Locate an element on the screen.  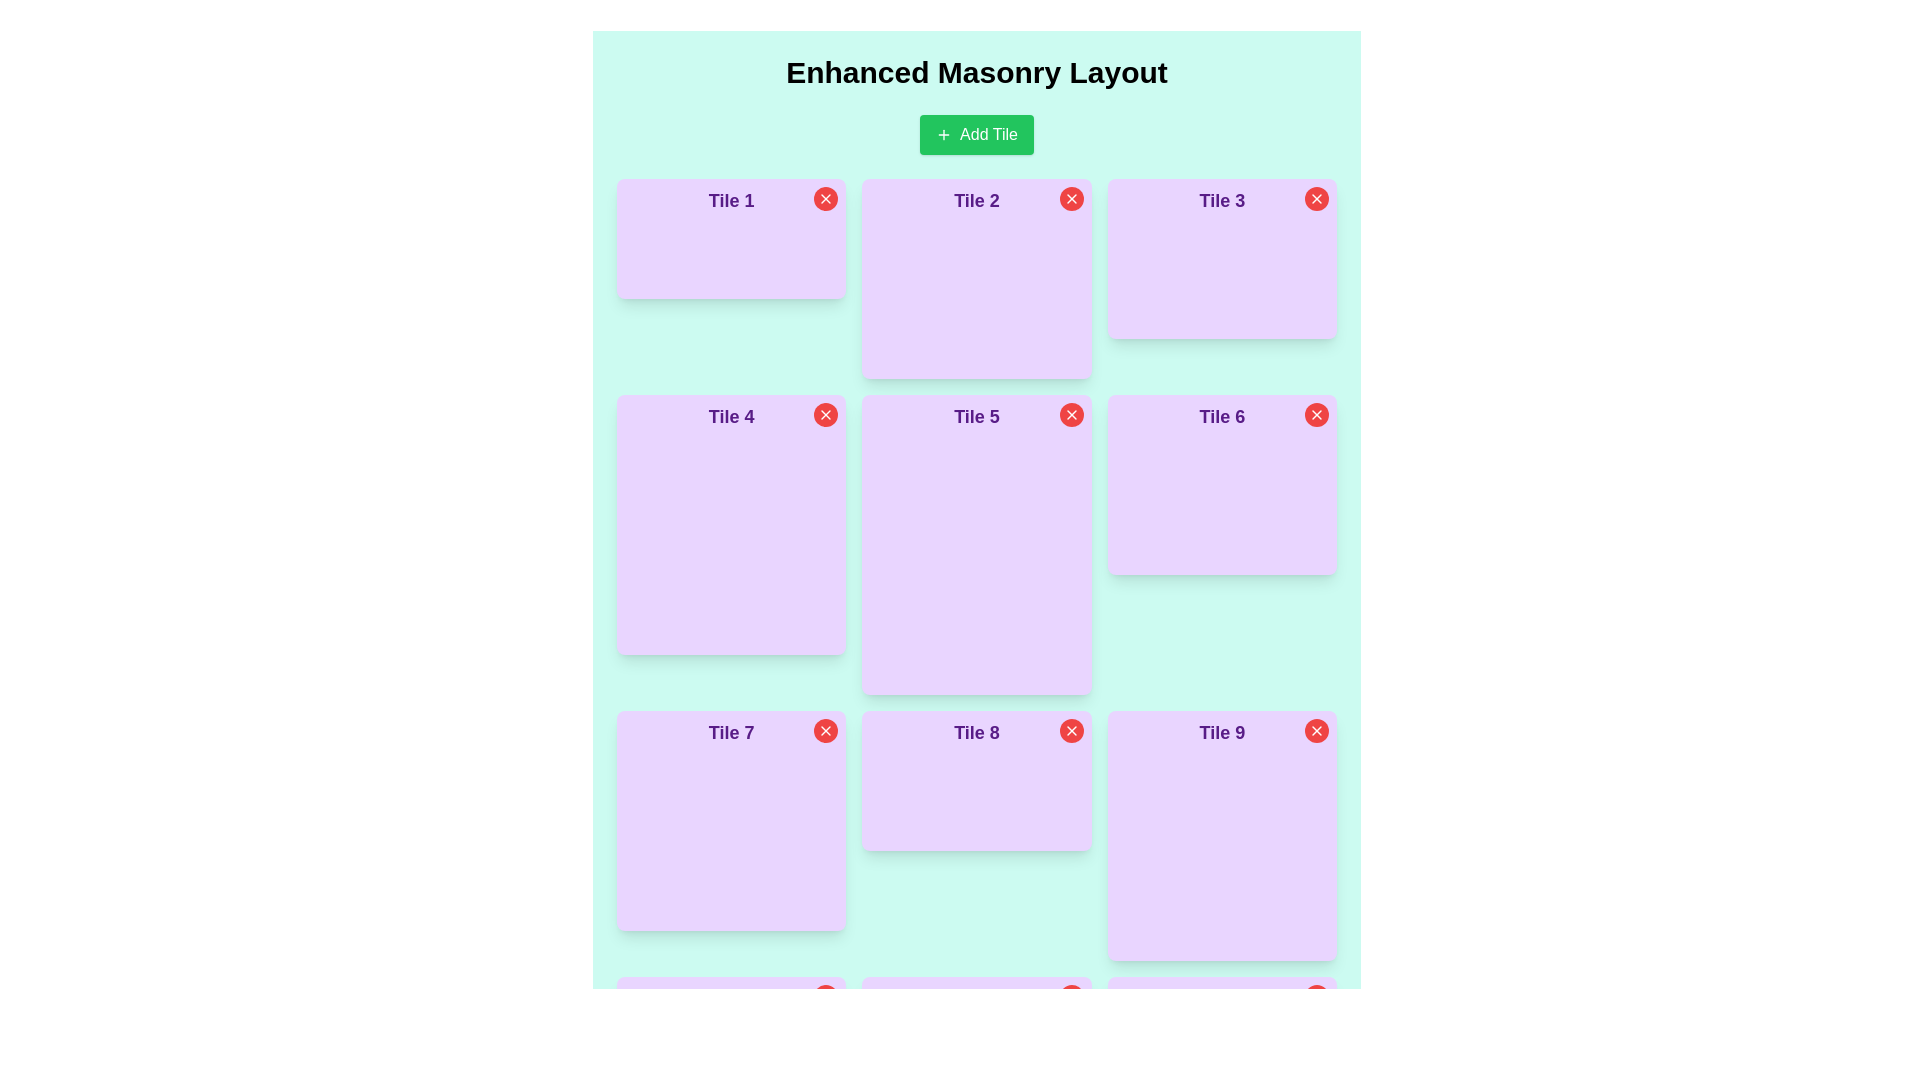
the Close button icon, which is a small red cross on a circular red button located at the top-right corner of the purple box labeled 'Tile 5' is located at coordinates (1070, 414).